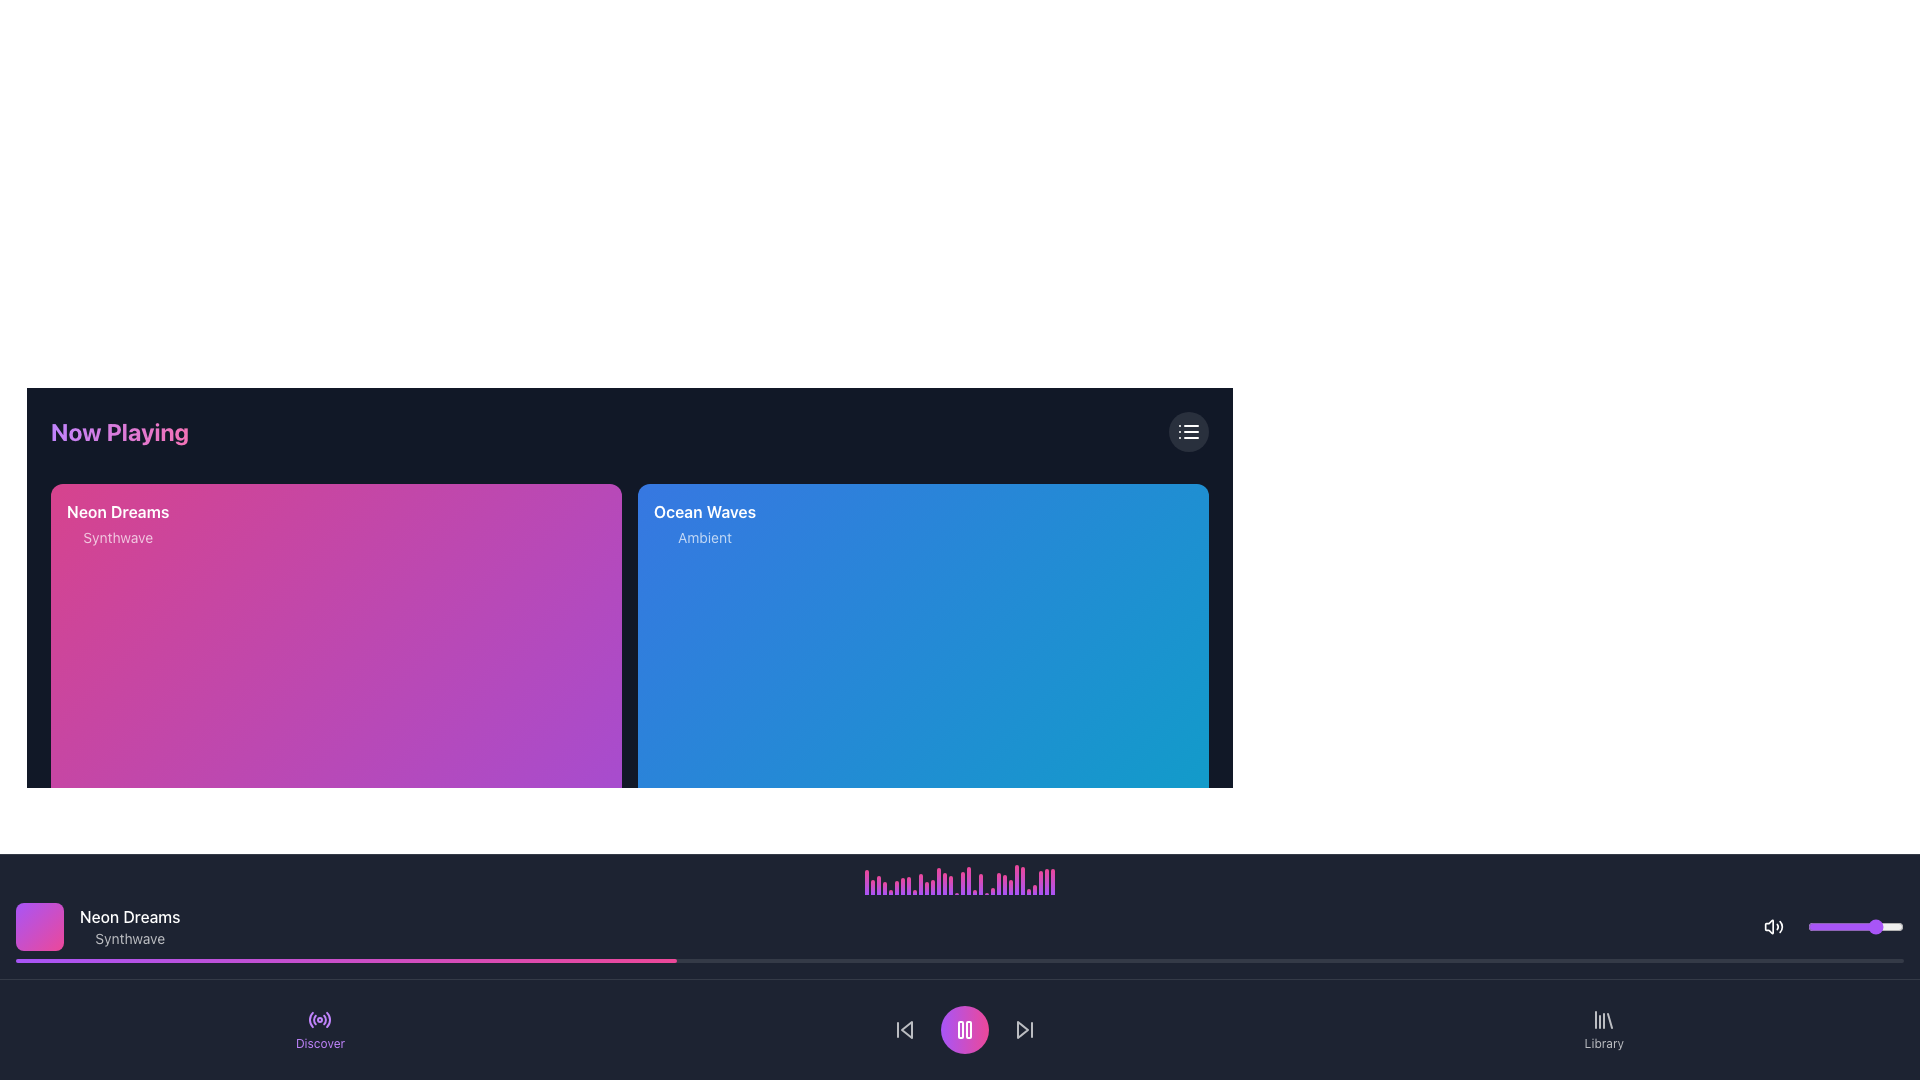  What do you see at coordinates (1022, 882) in the screenshot?
I see `the height change dynamically of the 27th vertical bar in the graphical equalizer, which has a color gradient from purple to pink and is part of a row of similar bars` at bounding box center [1022, 882].